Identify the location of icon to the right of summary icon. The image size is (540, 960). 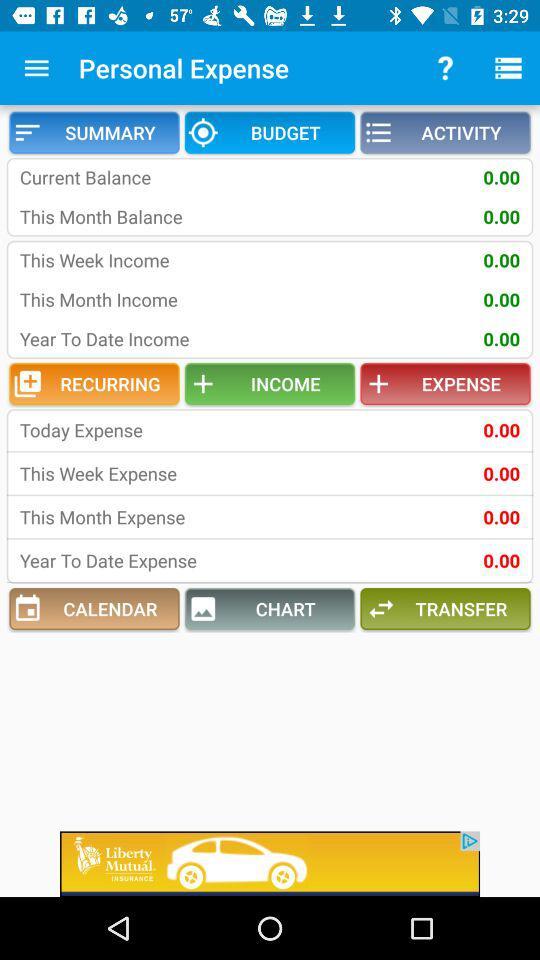
(270, 131).